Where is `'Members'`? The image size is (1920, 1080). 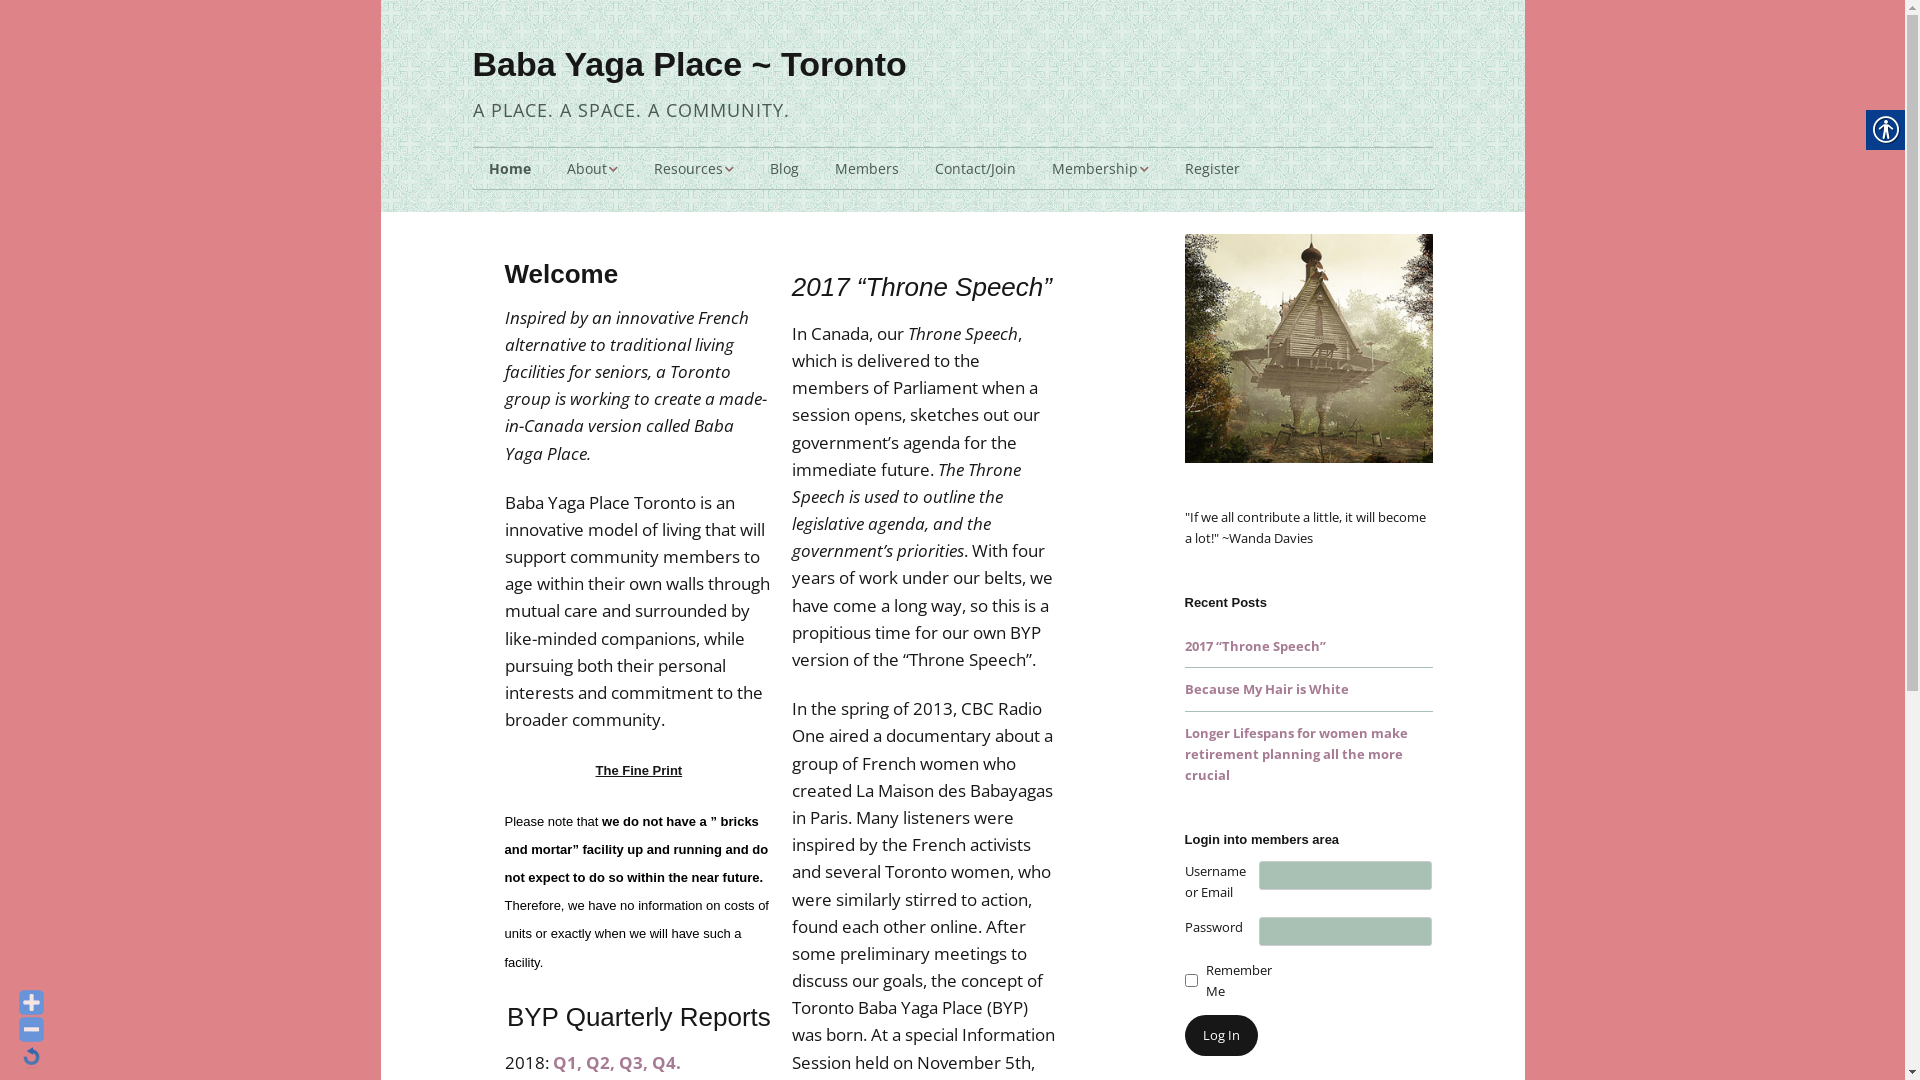
'Members' is located at coordinates (817, 168).